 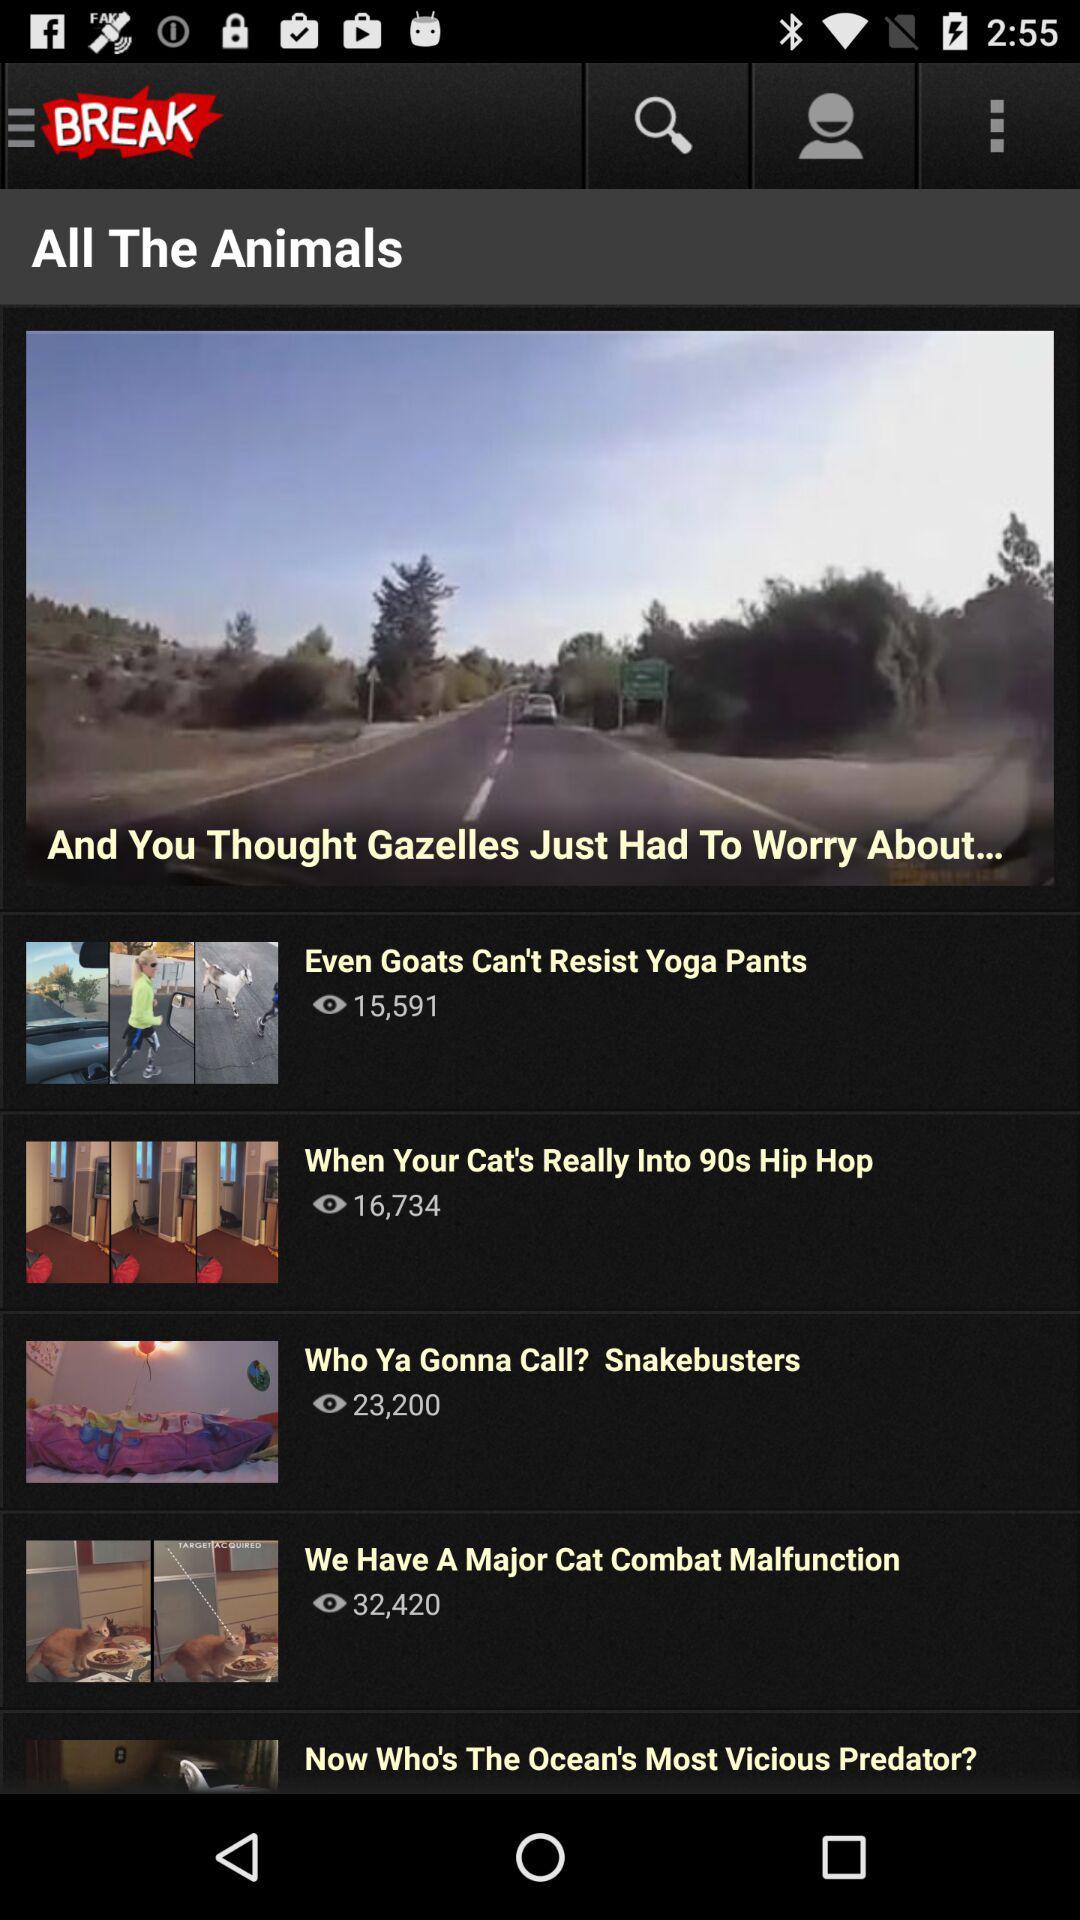 I want to click on the app to the right of we have a icon, so click(x=1077, y=1610).